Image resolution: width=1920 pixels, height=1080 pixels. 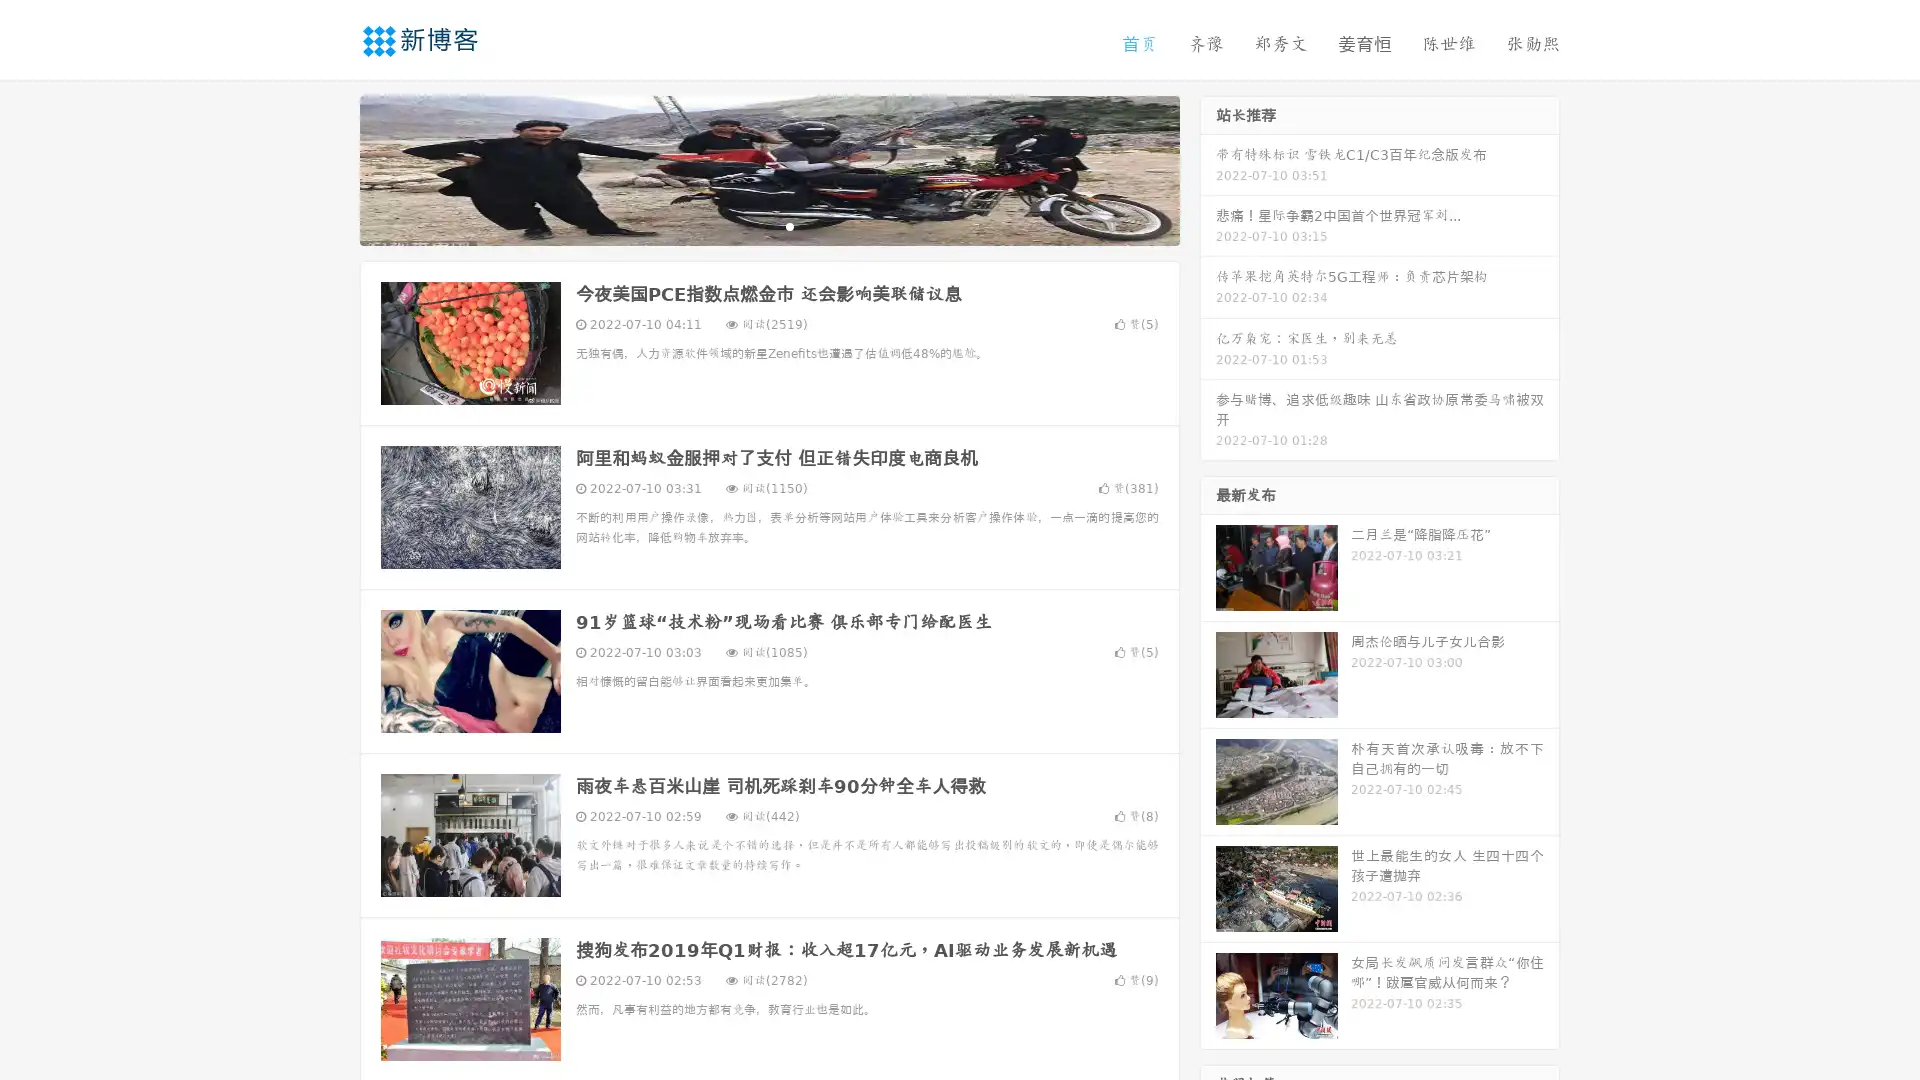 What do you see at coordinates (789, 225) in the screenshot?
I see `Go to slide 3` at bounding box center [789, 225].